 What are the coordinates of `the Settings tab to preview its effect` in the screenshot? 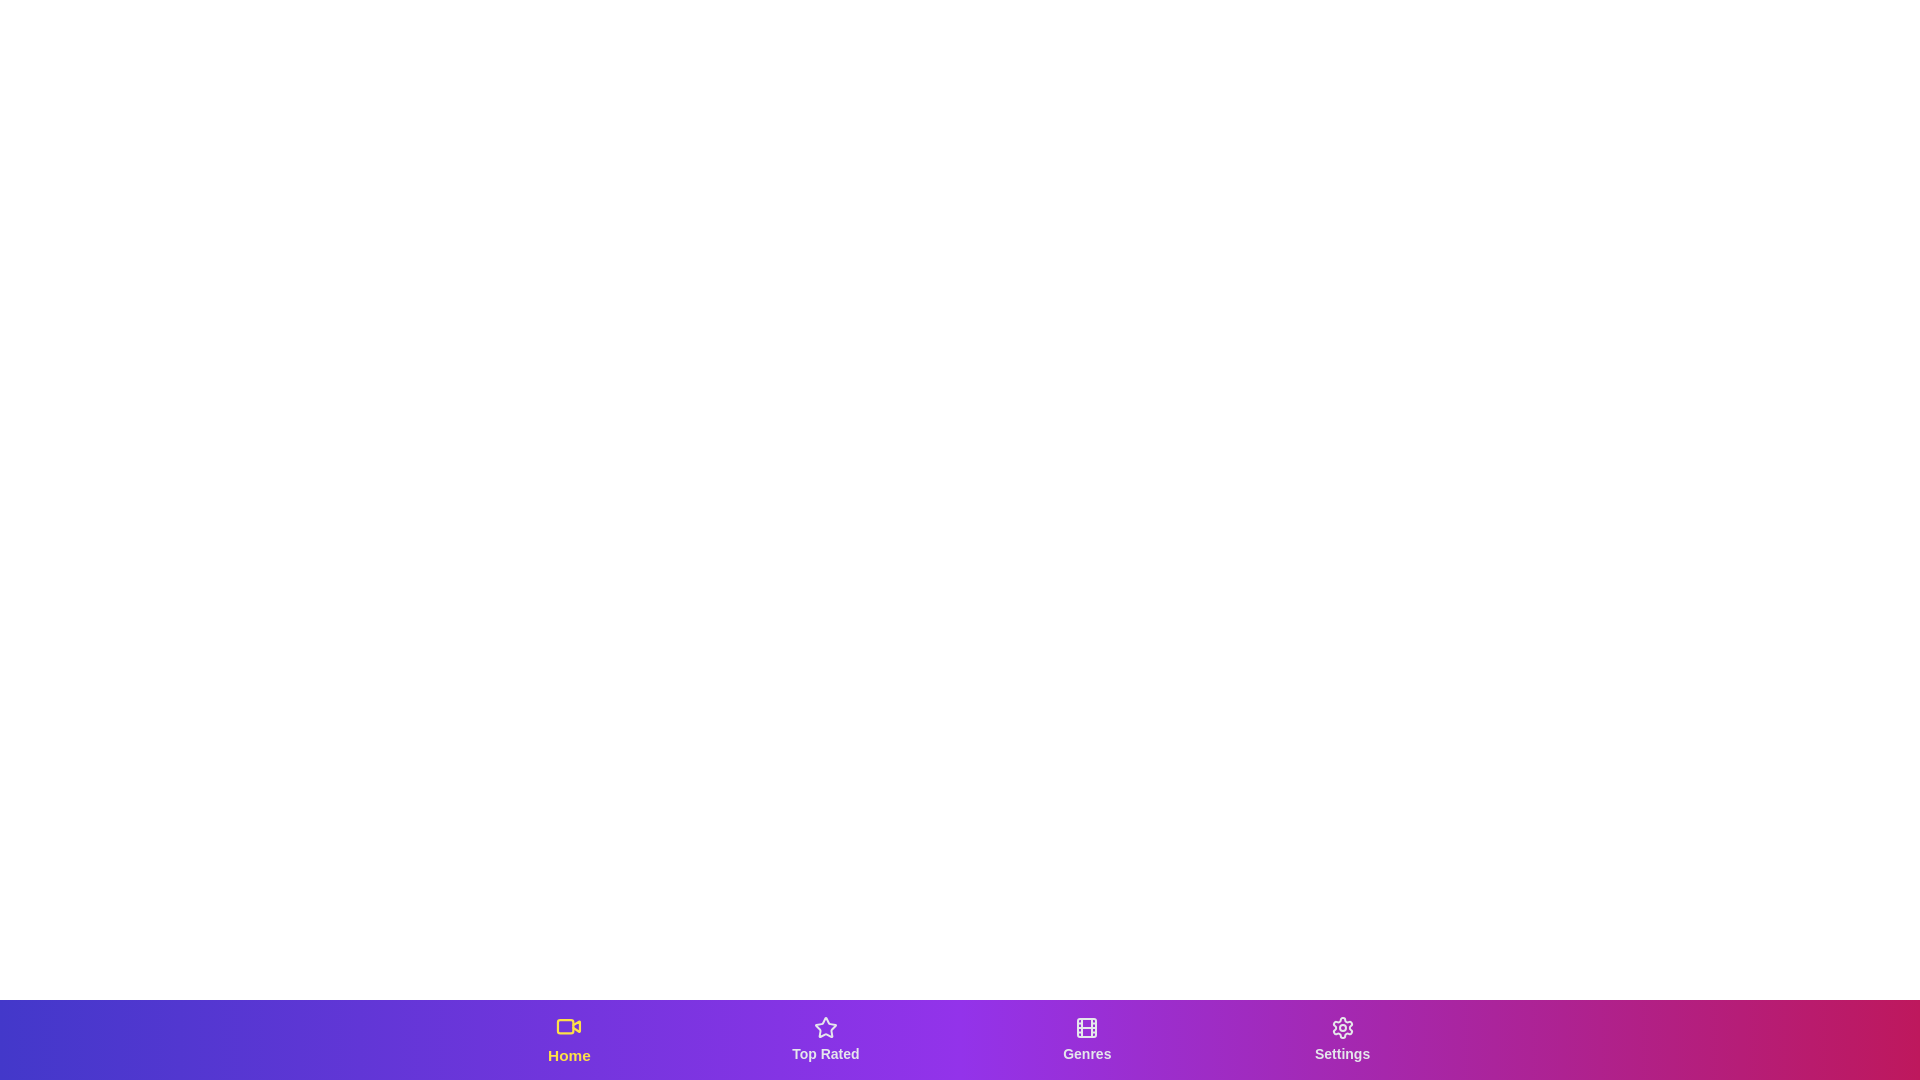 It's located at (1342, 1039).